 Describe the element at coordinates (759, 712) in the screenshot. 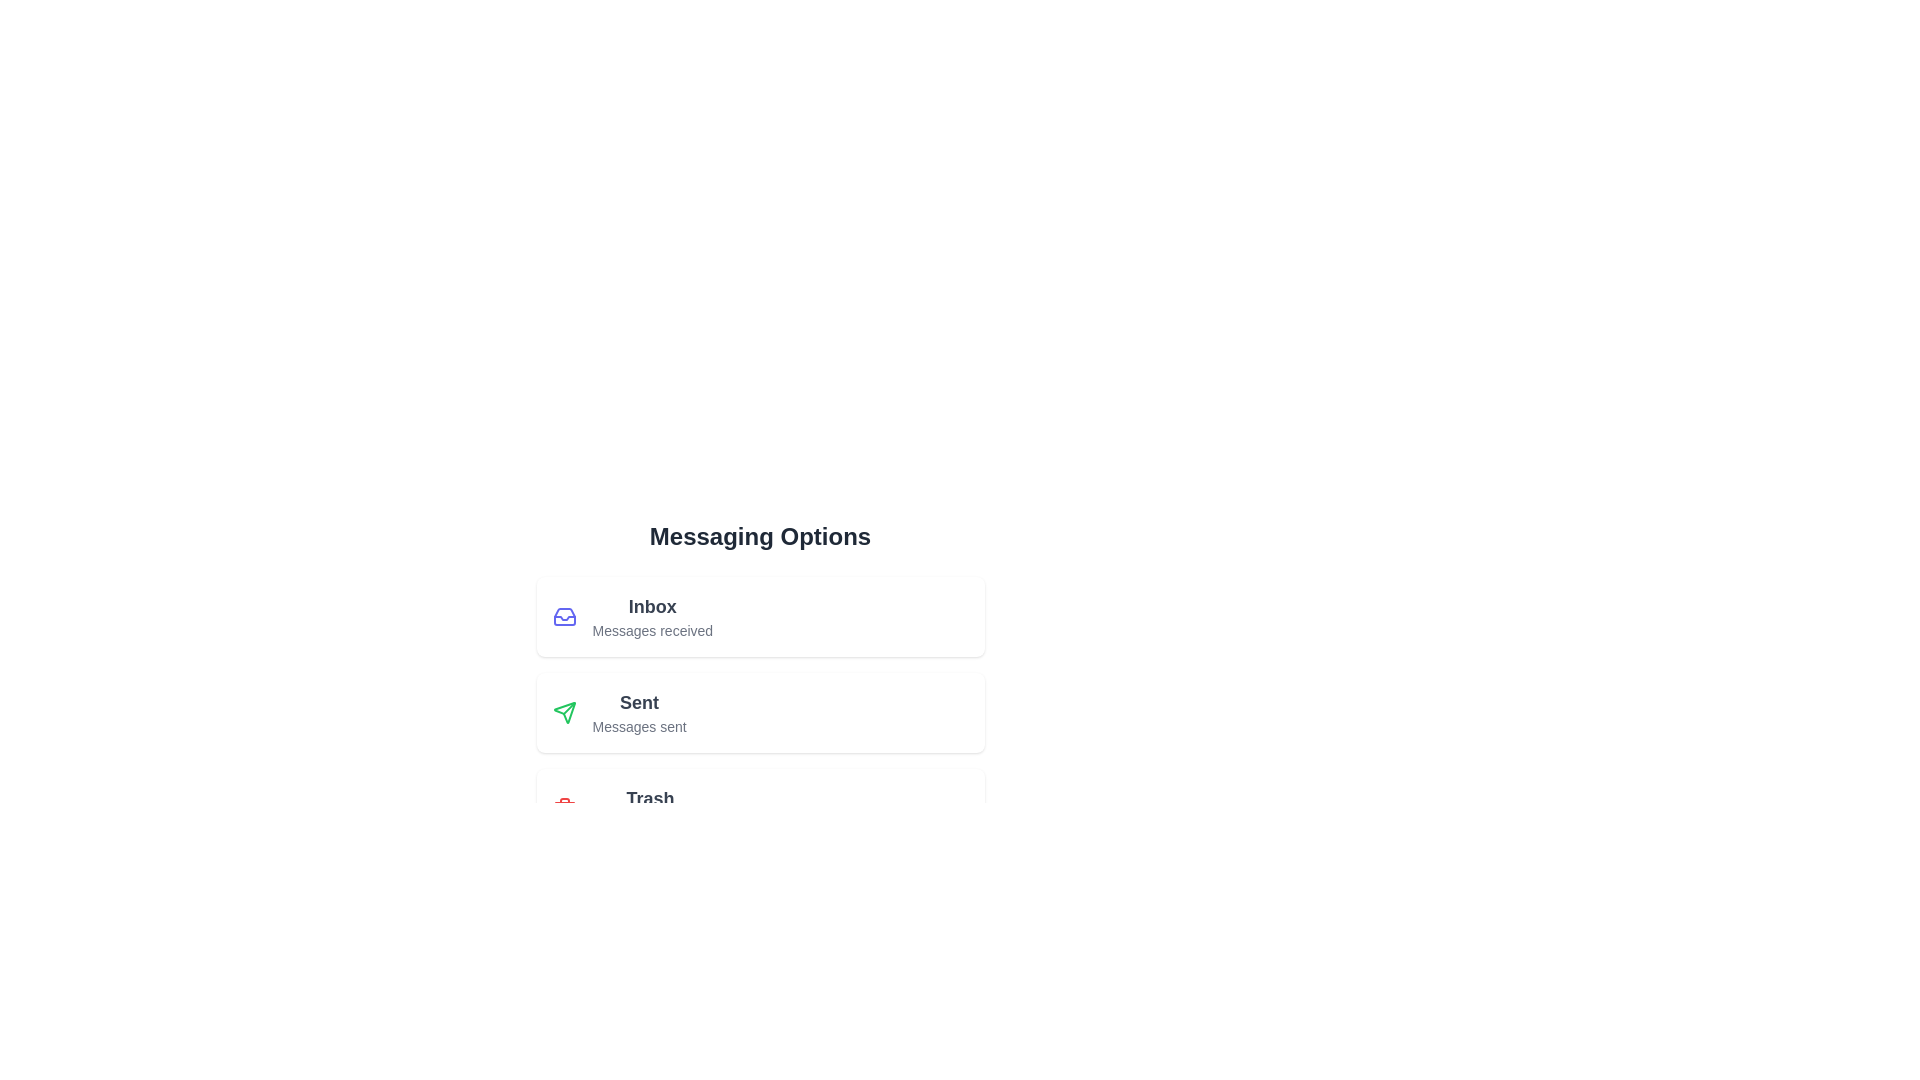

I see `the menu item labeled Sent to observe its hover effect` at that location.